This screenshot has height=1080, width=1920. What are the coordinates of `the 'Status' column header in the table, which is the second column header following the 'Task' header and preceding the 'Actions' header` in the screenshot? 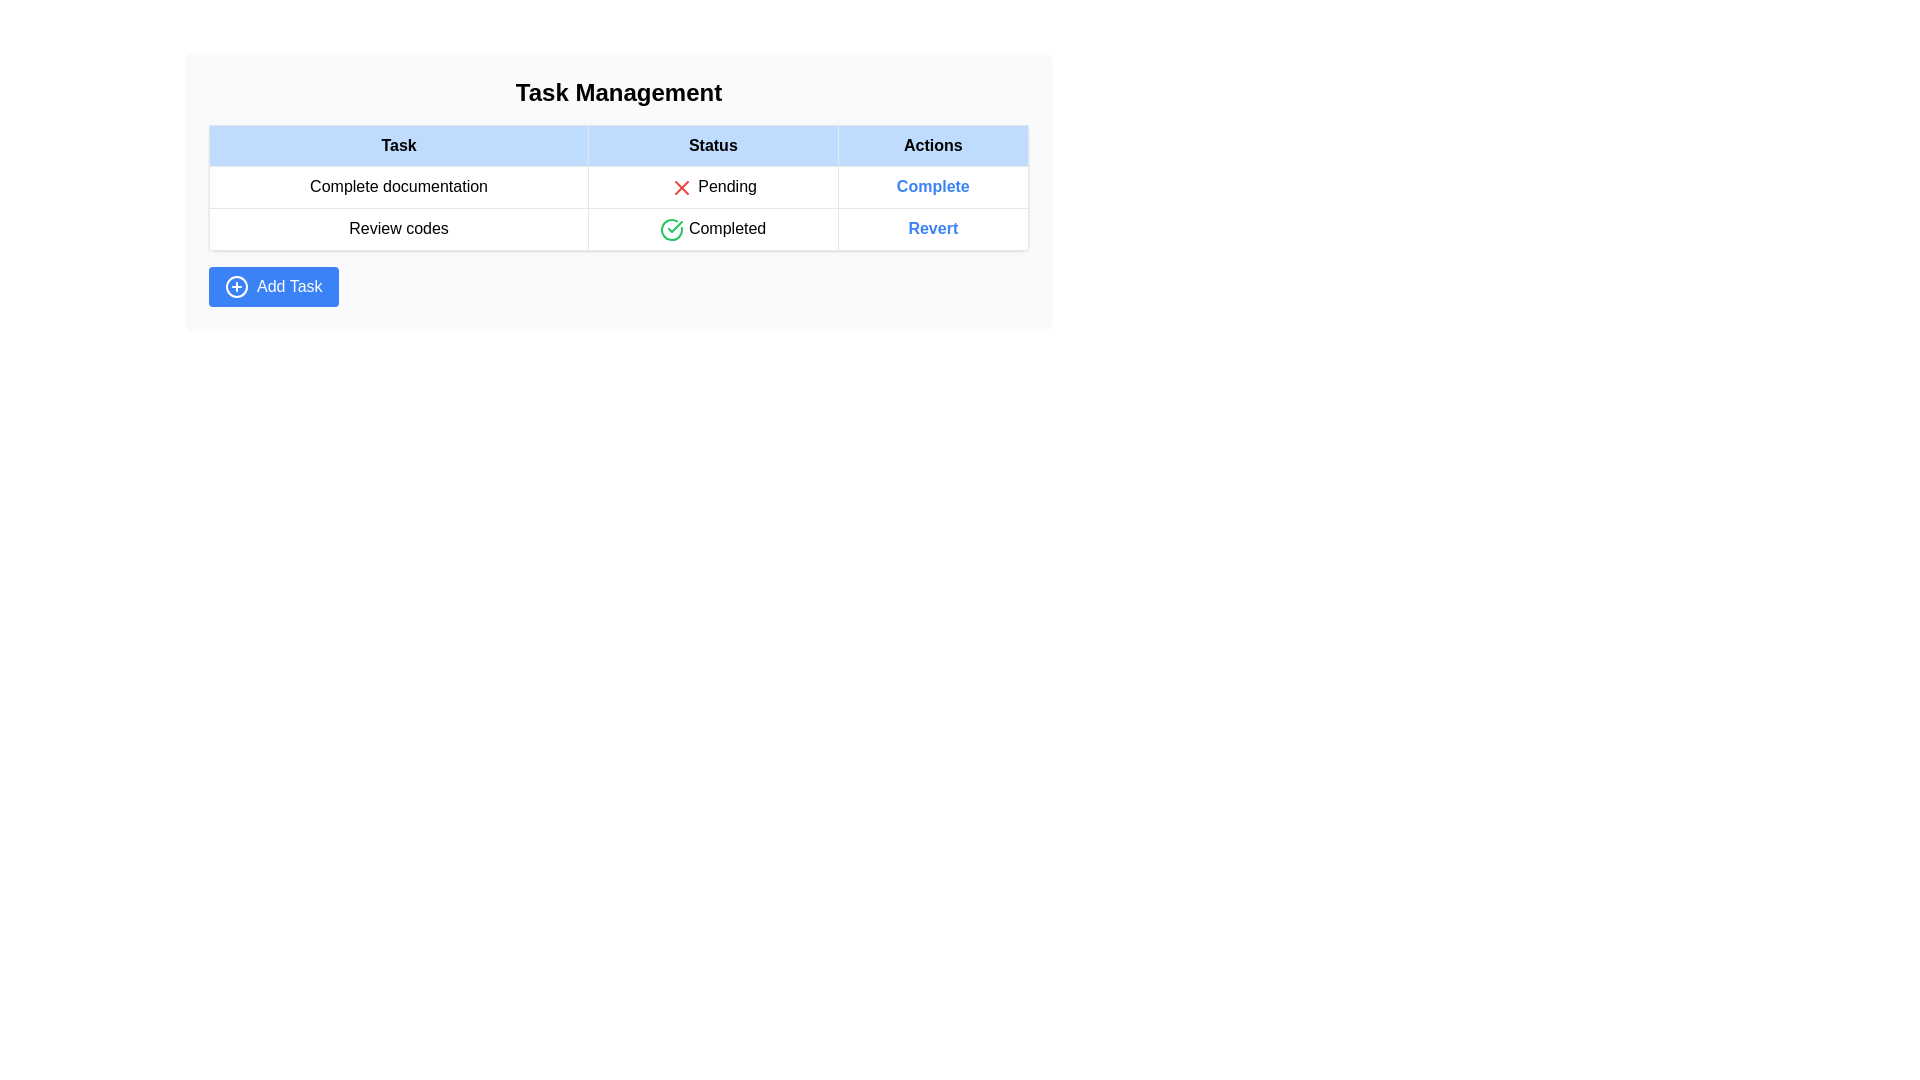 It's located at (713, 145).